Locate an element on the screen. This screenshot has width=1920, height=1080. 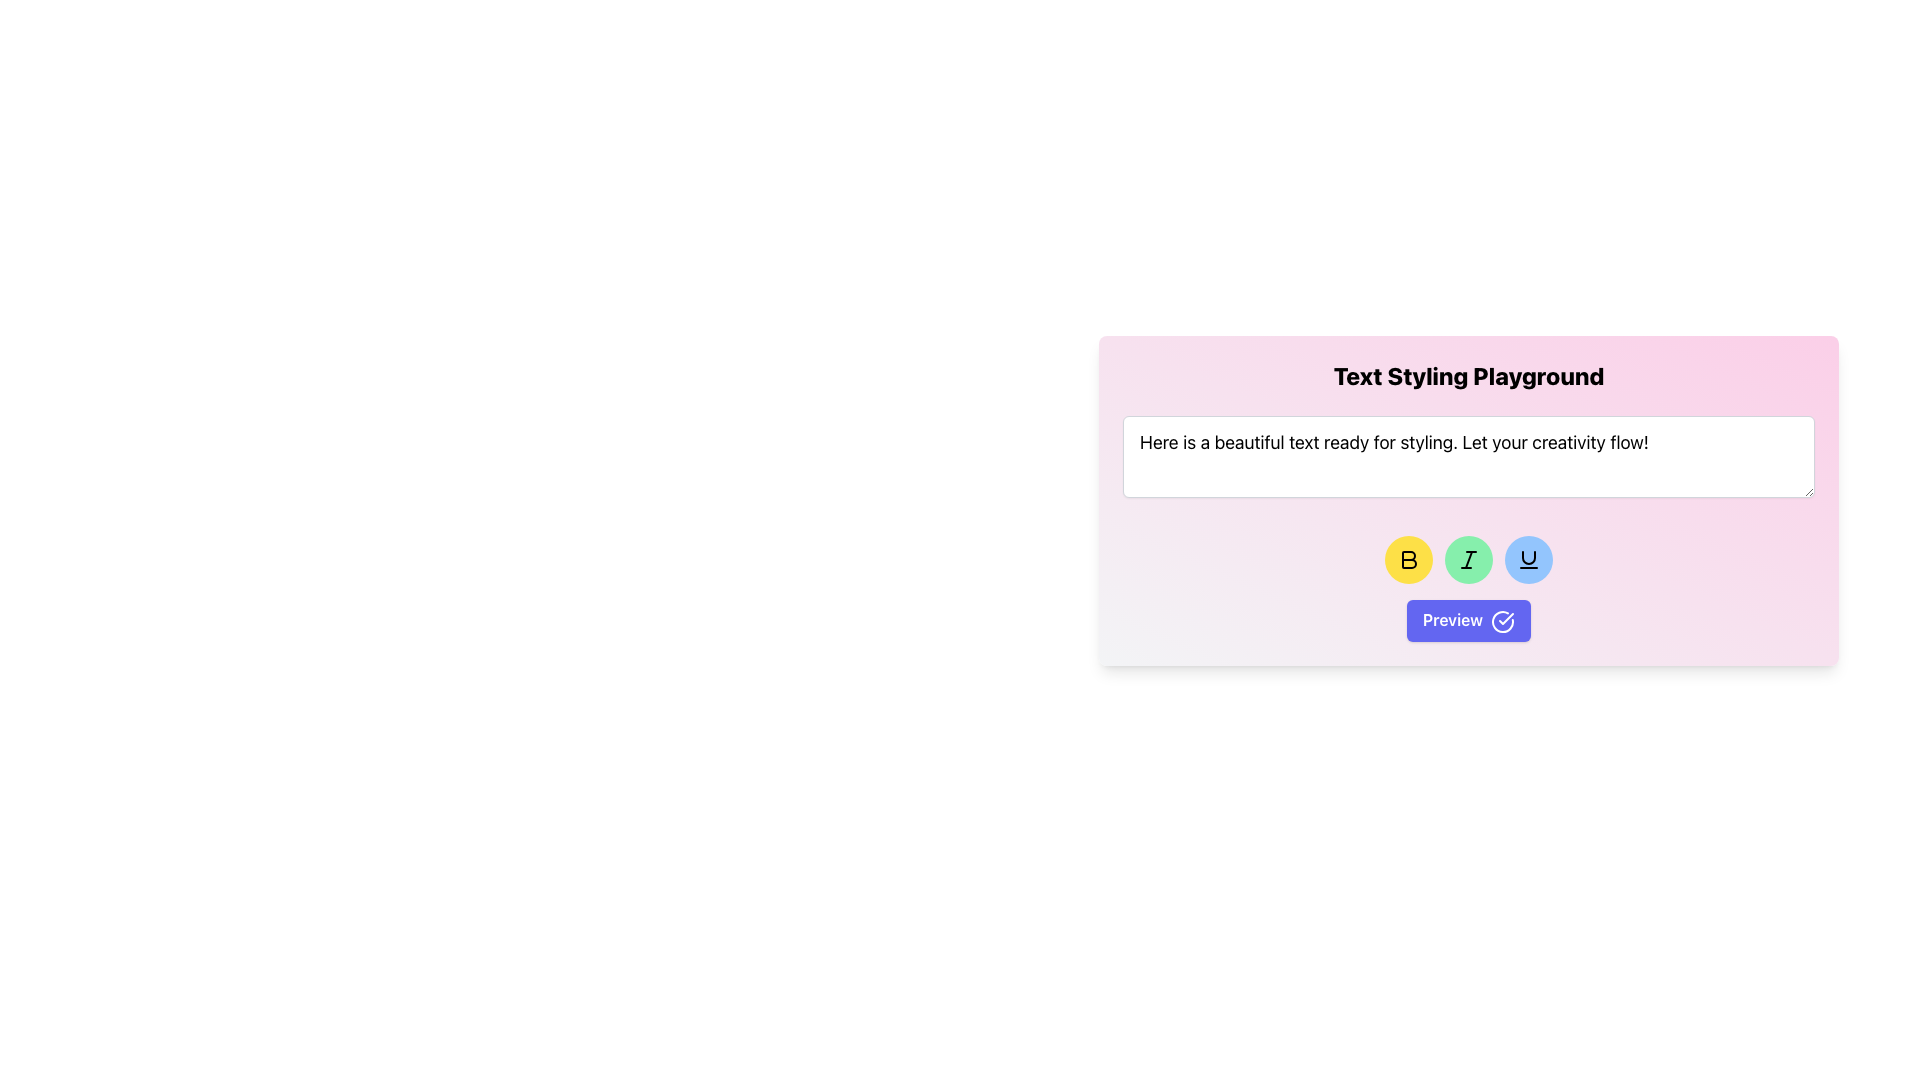
the bold button located at the bottom of the pink-styled text tool interface to apply bold styling to the selected text is located at coordinates (1408, 559).